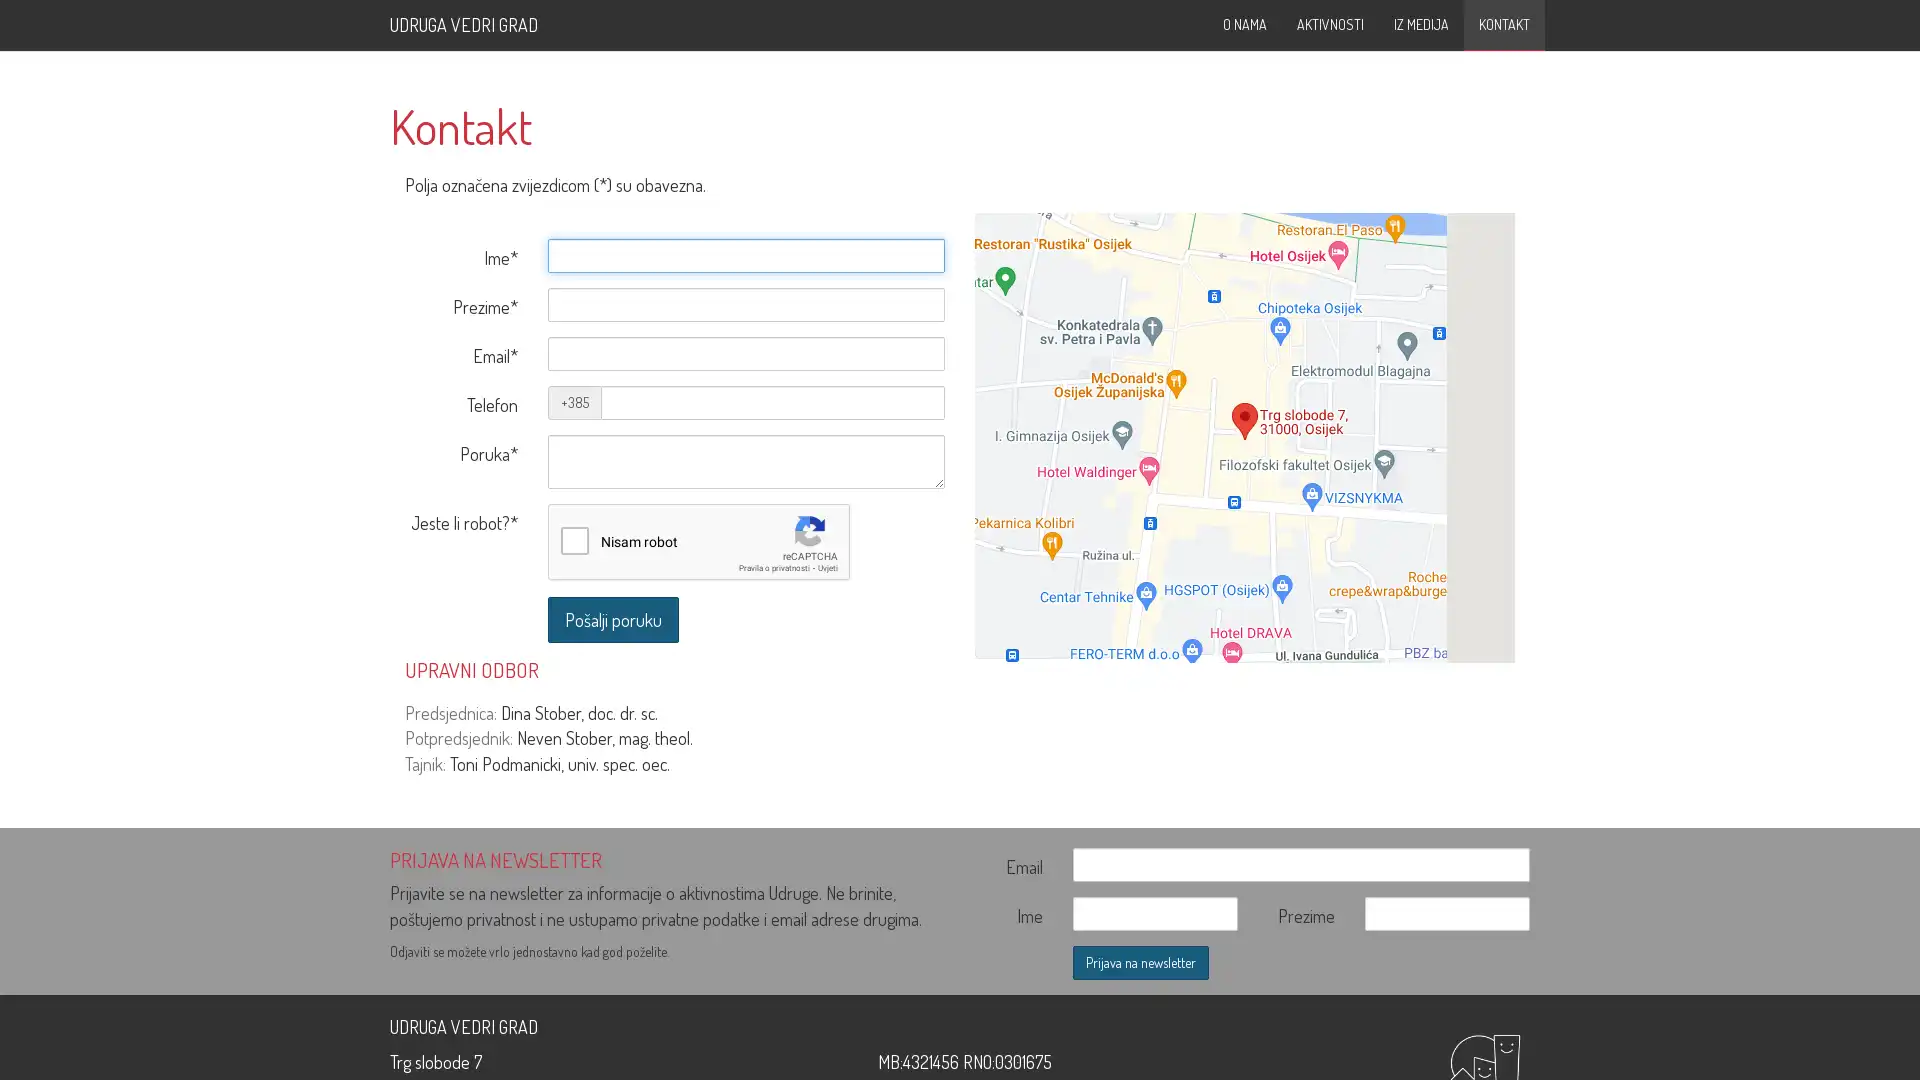 This screenshot has width=1920, height=1080. I want to click on Posalji poruku, so click(611, 617).